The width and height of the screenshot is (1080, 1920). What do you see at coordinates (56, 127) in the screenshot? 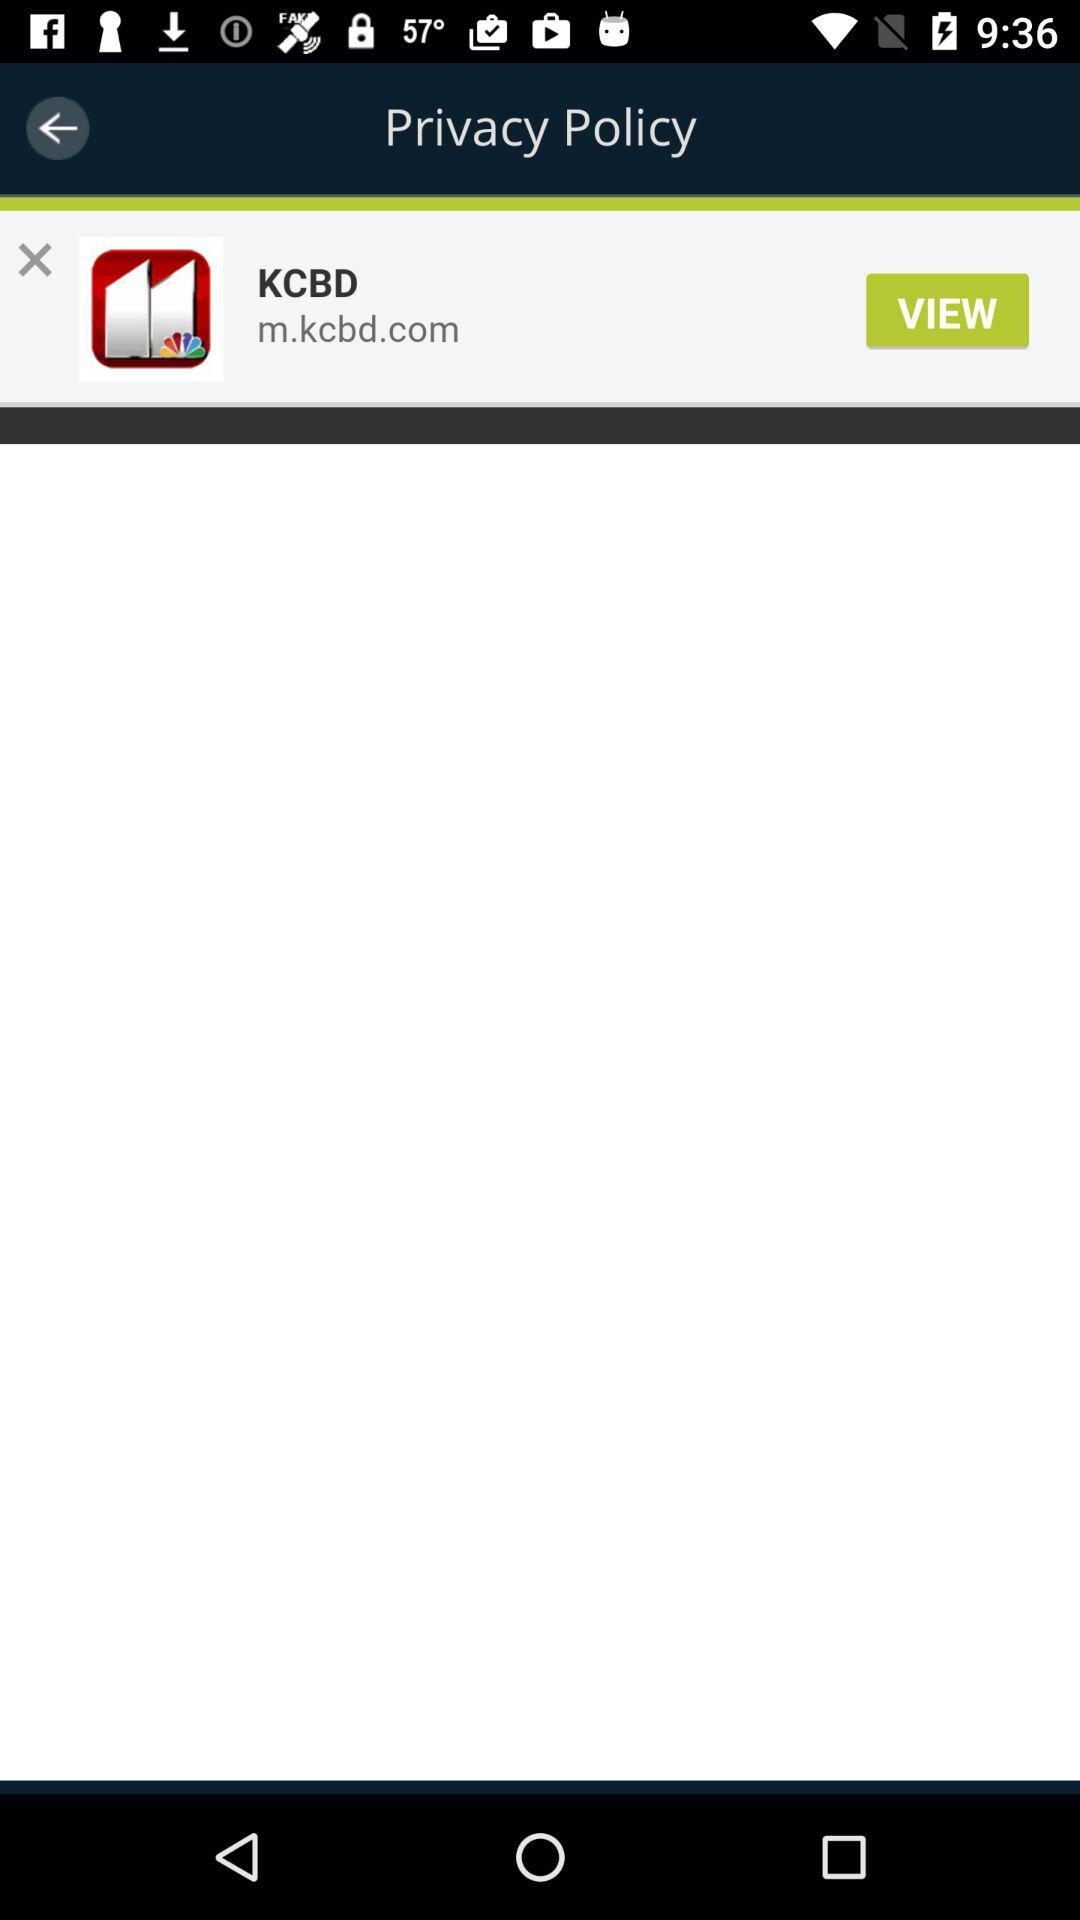
I see `the arrow_backward icon` at bounding box center [56, 127].